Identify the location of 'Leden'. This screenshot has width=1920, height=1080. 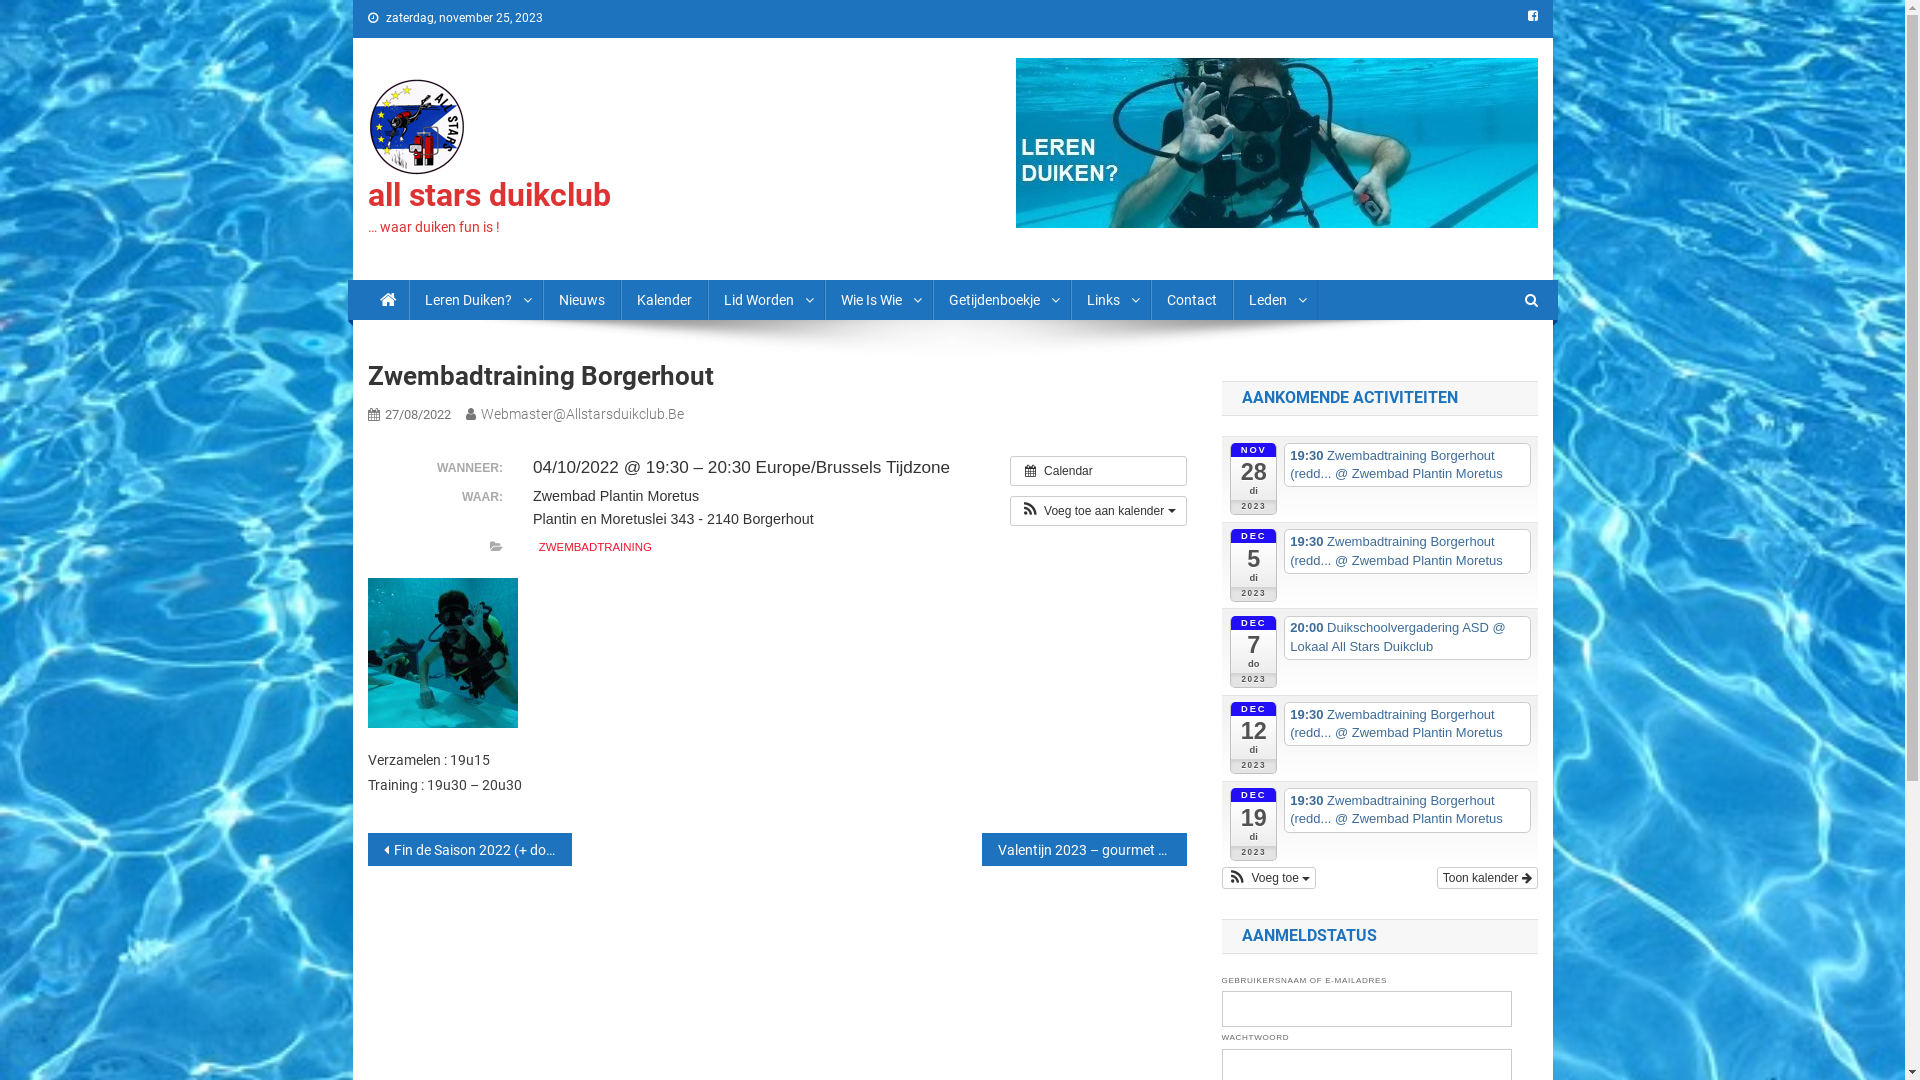
(1273, 300).